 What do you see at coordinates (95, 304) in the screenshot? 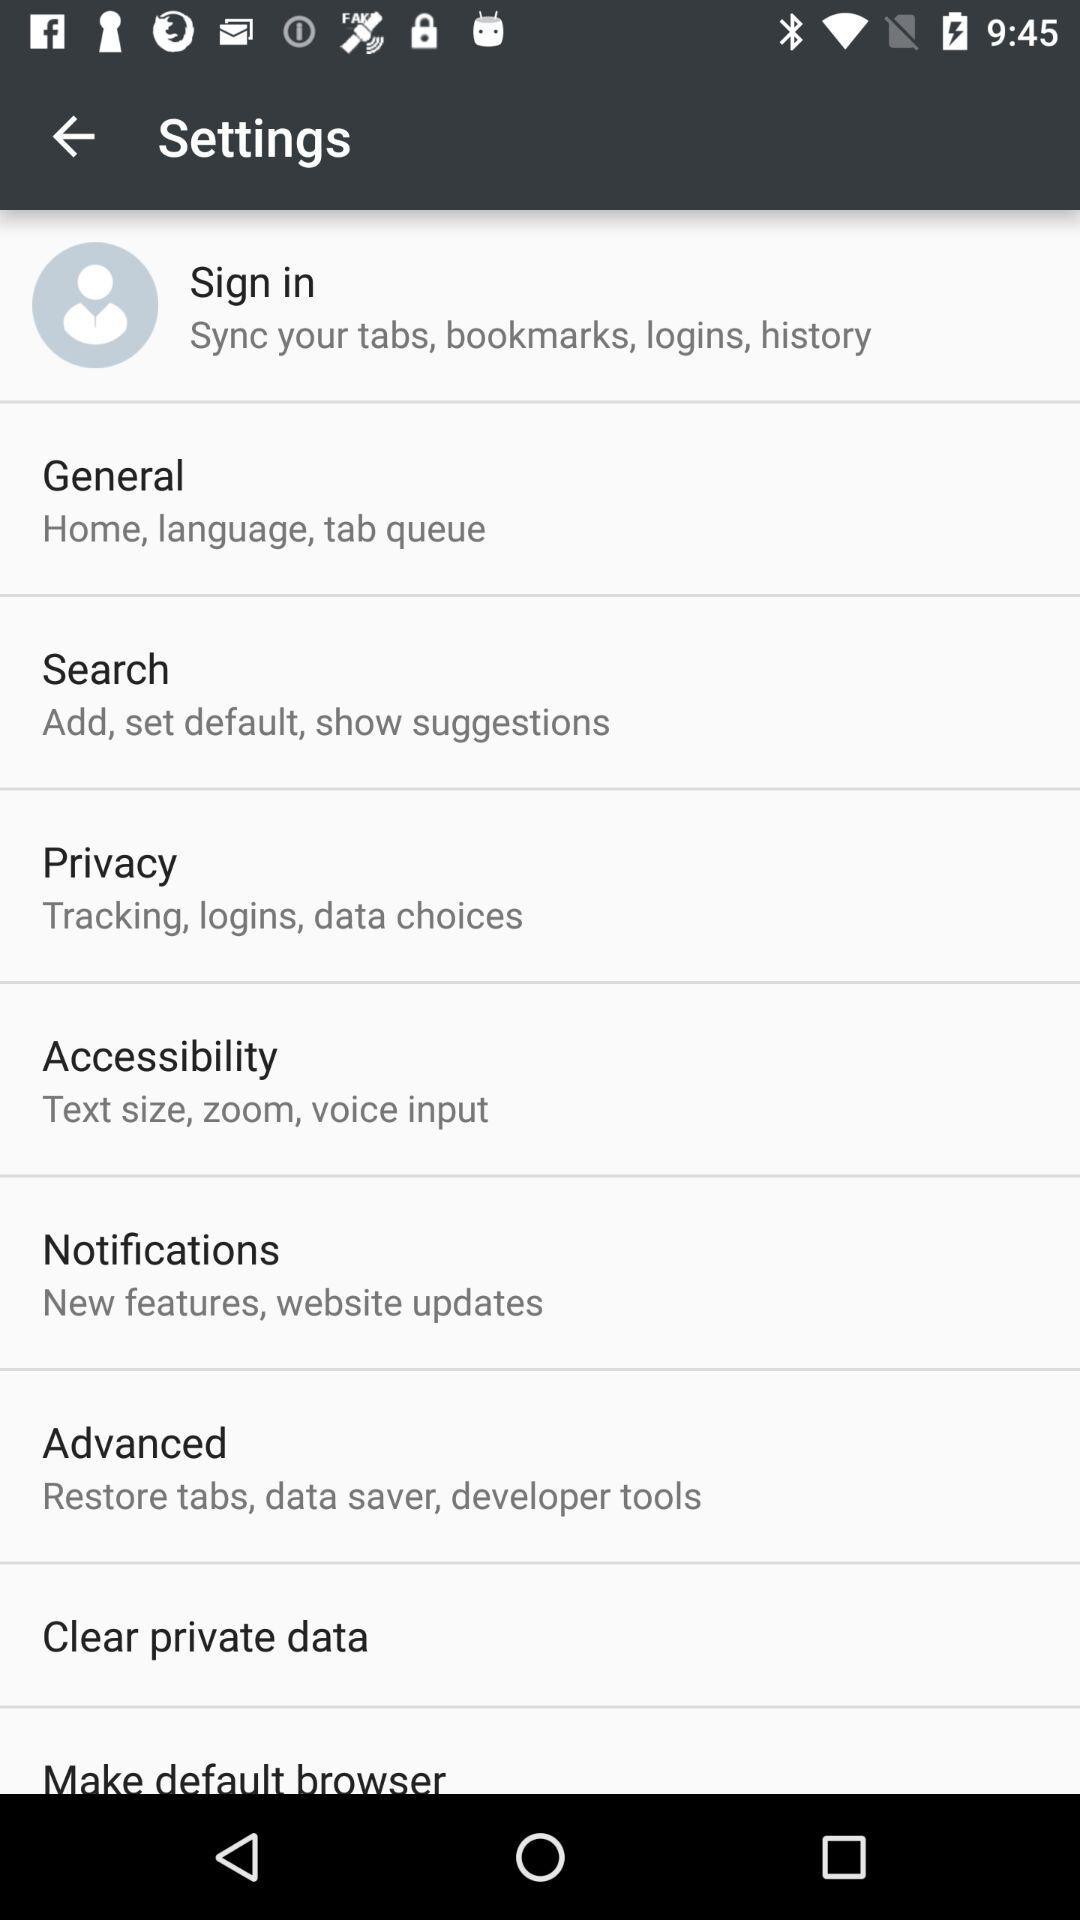
I see `move to icon which is left to sign in` at bounding box center [95, 304].